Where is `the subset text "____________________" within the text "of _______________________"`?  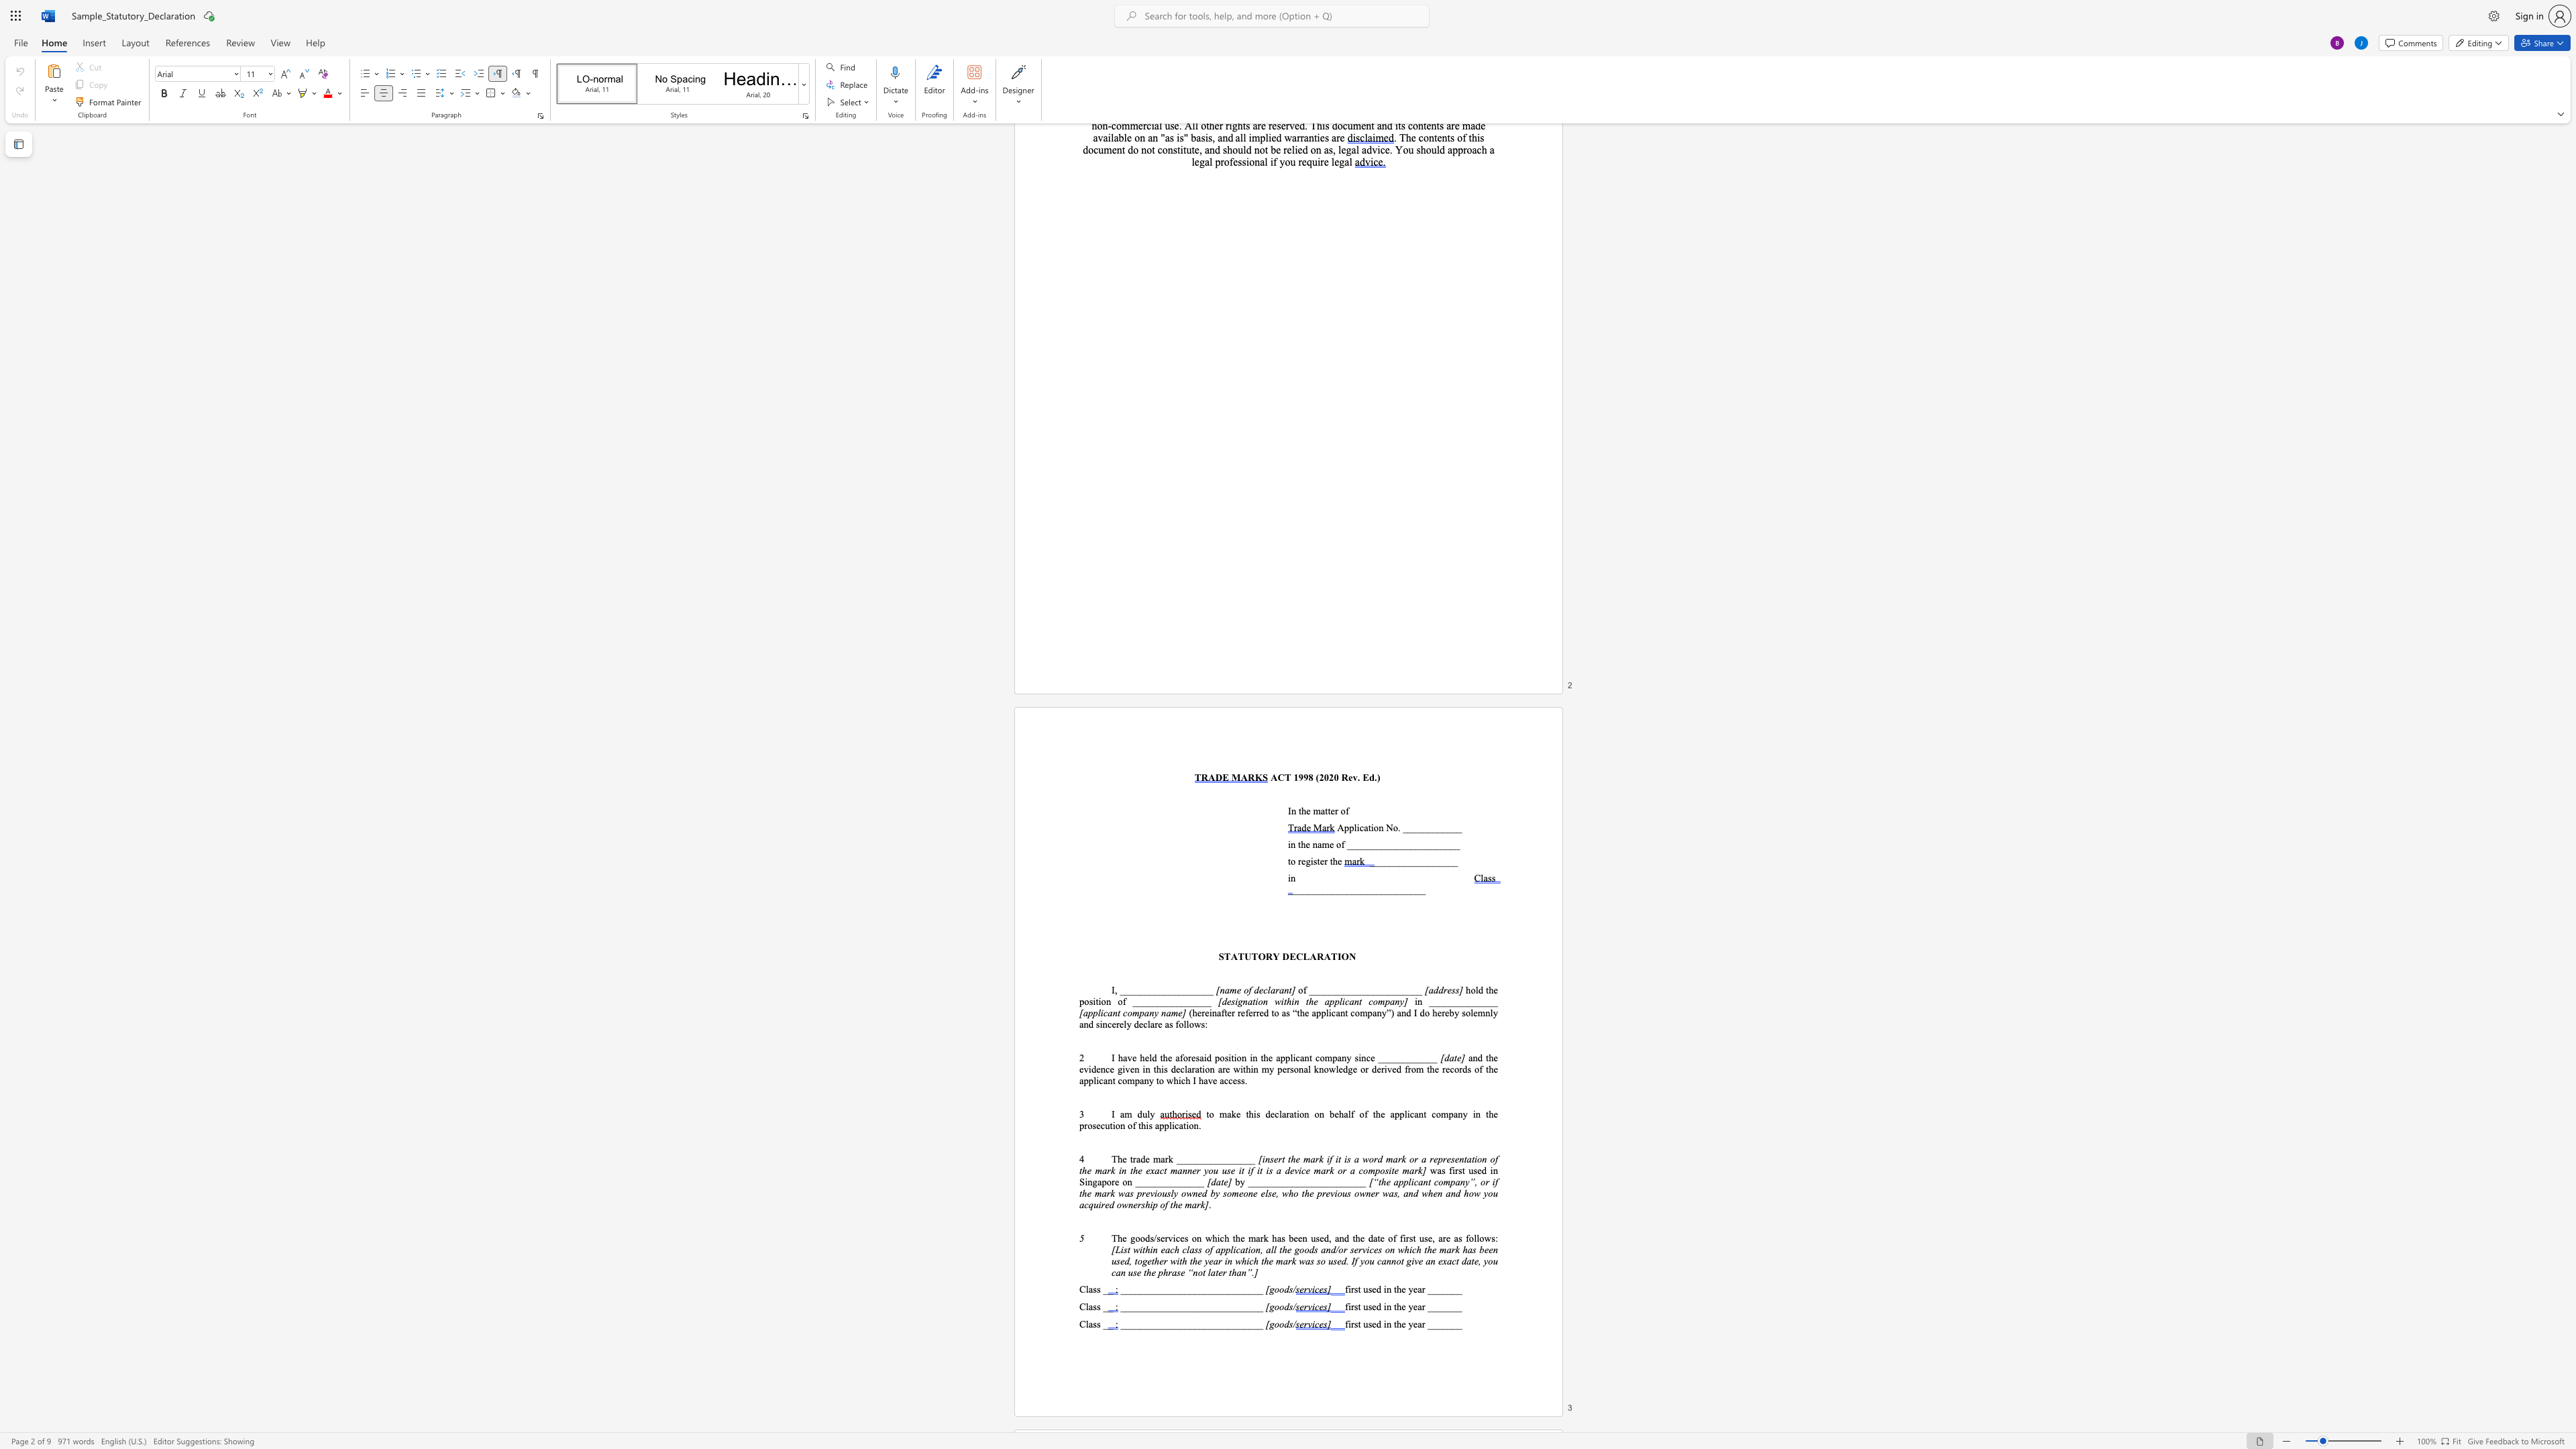
the subset text "____________________" within the text "of _______________________" is located at coordinates (1308, 989).